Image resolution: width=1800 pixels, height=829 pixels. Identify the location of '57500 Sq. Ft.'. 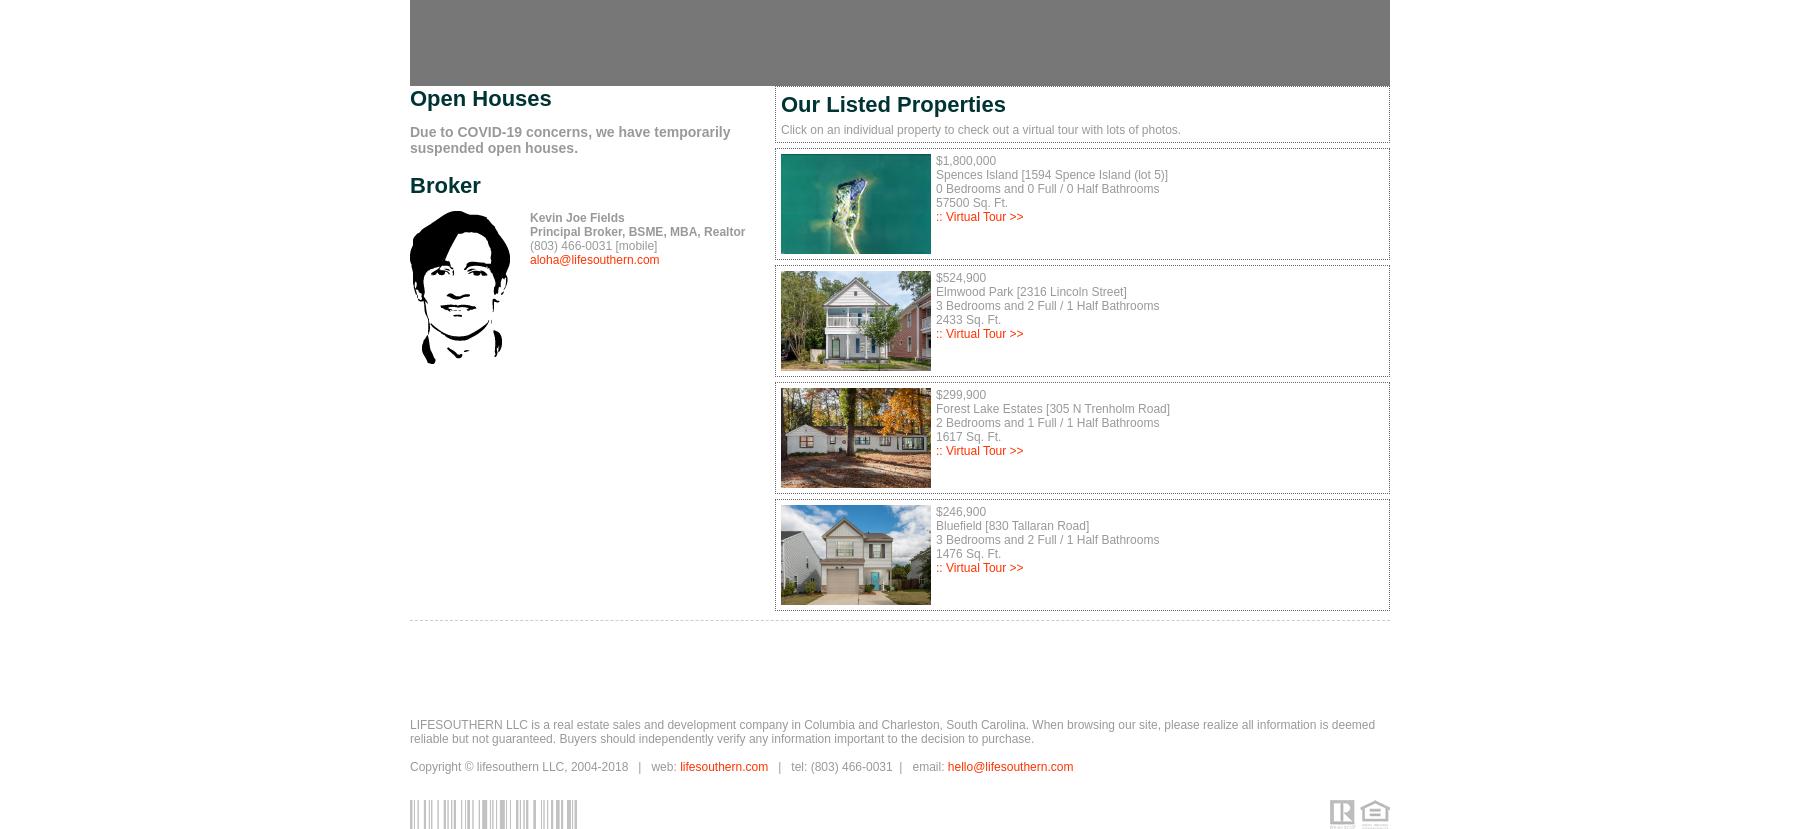
(971, 202).